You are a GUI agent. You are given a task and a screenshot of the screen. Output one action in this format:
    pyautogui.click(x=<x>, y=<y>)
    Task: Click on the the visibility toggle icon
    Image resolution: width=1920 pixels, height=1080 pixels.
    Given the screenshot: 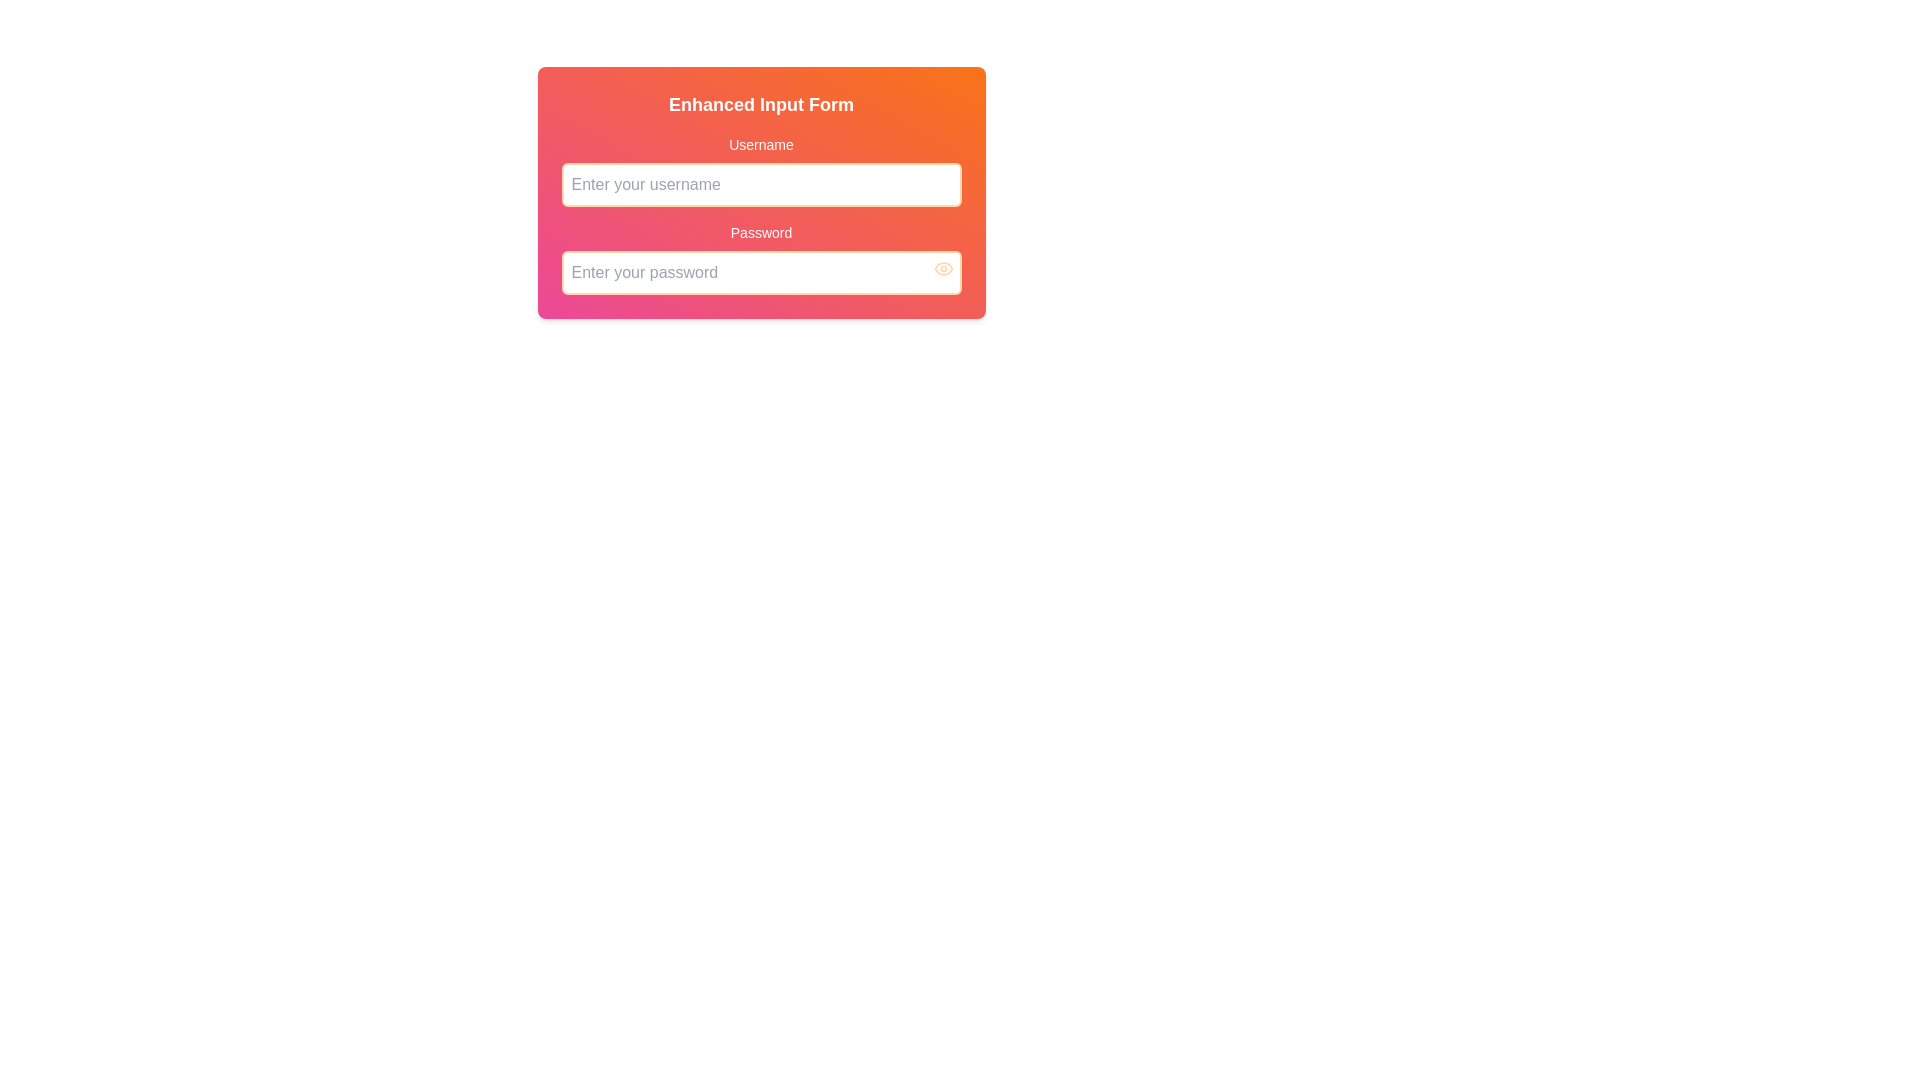 What is the action you would take?
    pyautogui.click(x=942, y=268)
    